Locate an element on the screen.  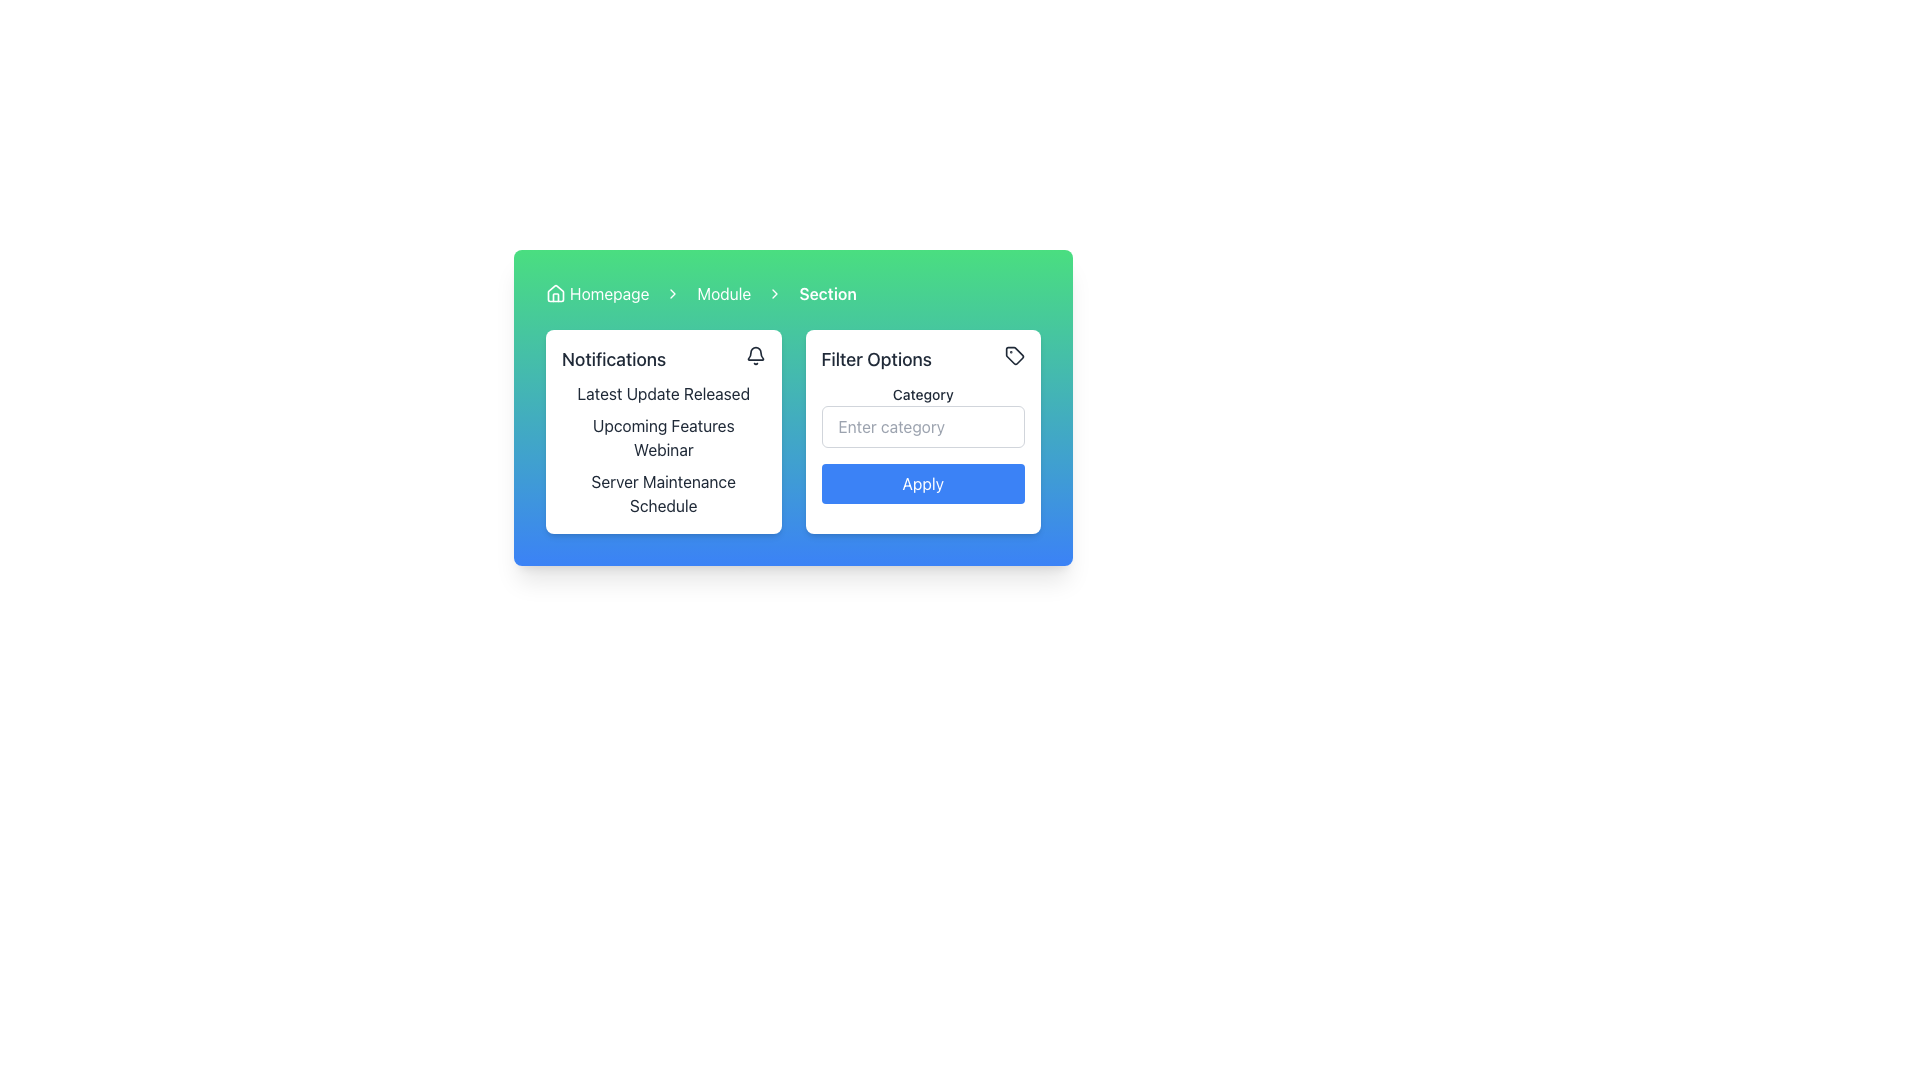
the text label displaying 'Section' in bold white font against a green background, which is the last breadcrumb element in the breadcrumb trail is located at coordinates (828, 293).